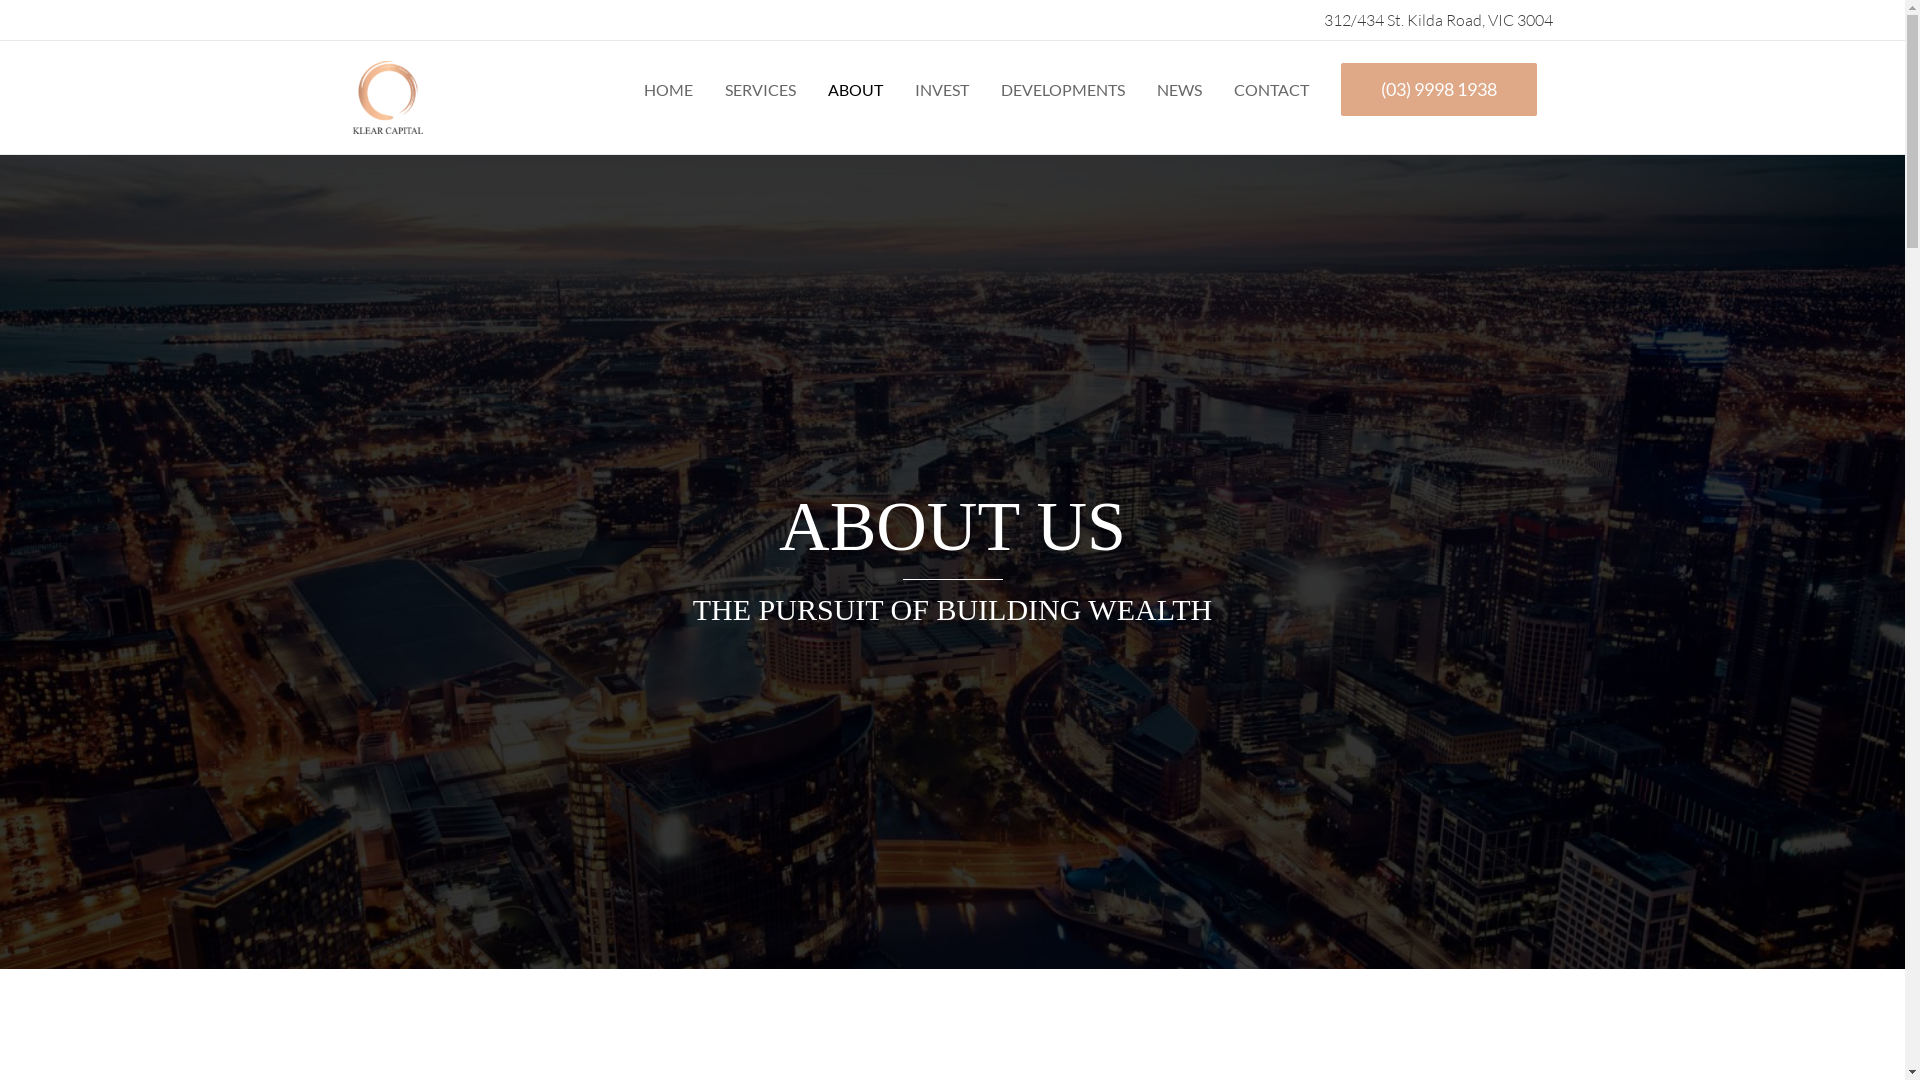  Describe the element at coordinates (1060, 88) in the screenshot. I see `'DEVELOPMENTS'` at that location.